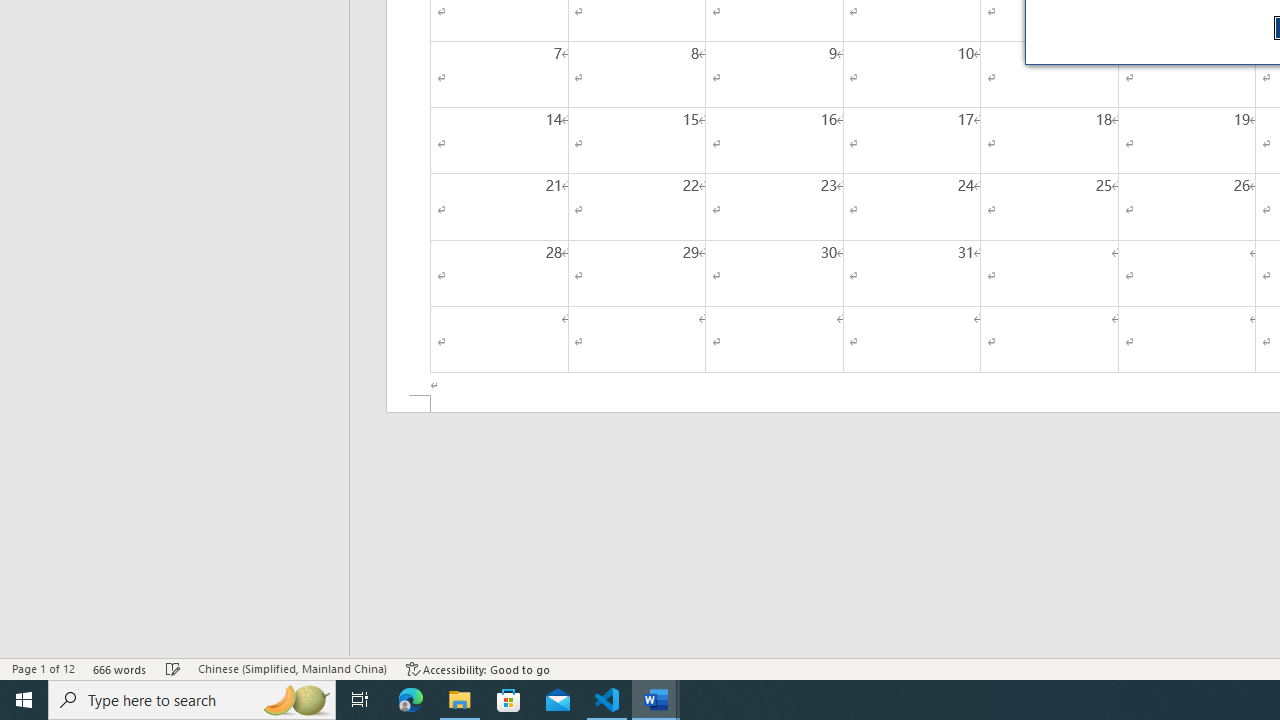 The height and width of the screenshot is (720, 1280). Describe the element at coordinates (477, 669) in the screenshot. I see `'Accessibility Checker Accessibility: Good to go'` at that location.